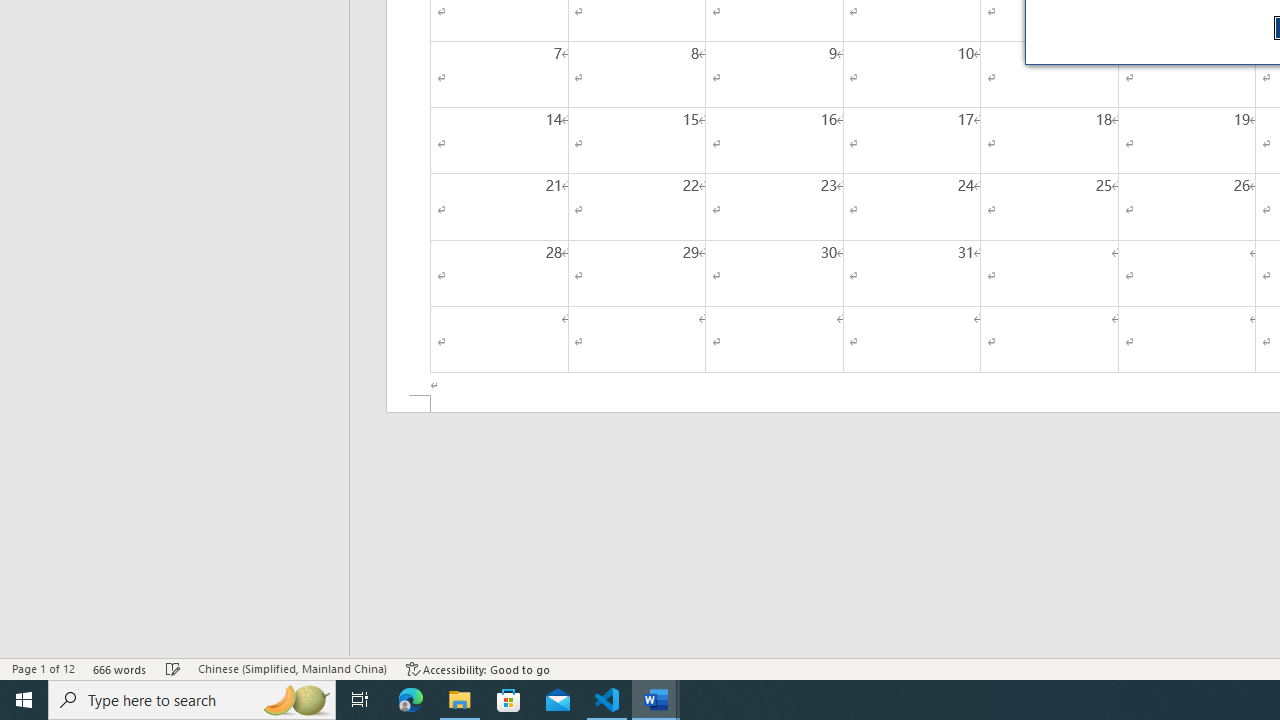 The height and width of the screenshot is (720, 1280). Describe the element at coordinates (477, 669) in the screenshot. I see `'Accessibility Checker Accessibility: Good to go'` at that location.